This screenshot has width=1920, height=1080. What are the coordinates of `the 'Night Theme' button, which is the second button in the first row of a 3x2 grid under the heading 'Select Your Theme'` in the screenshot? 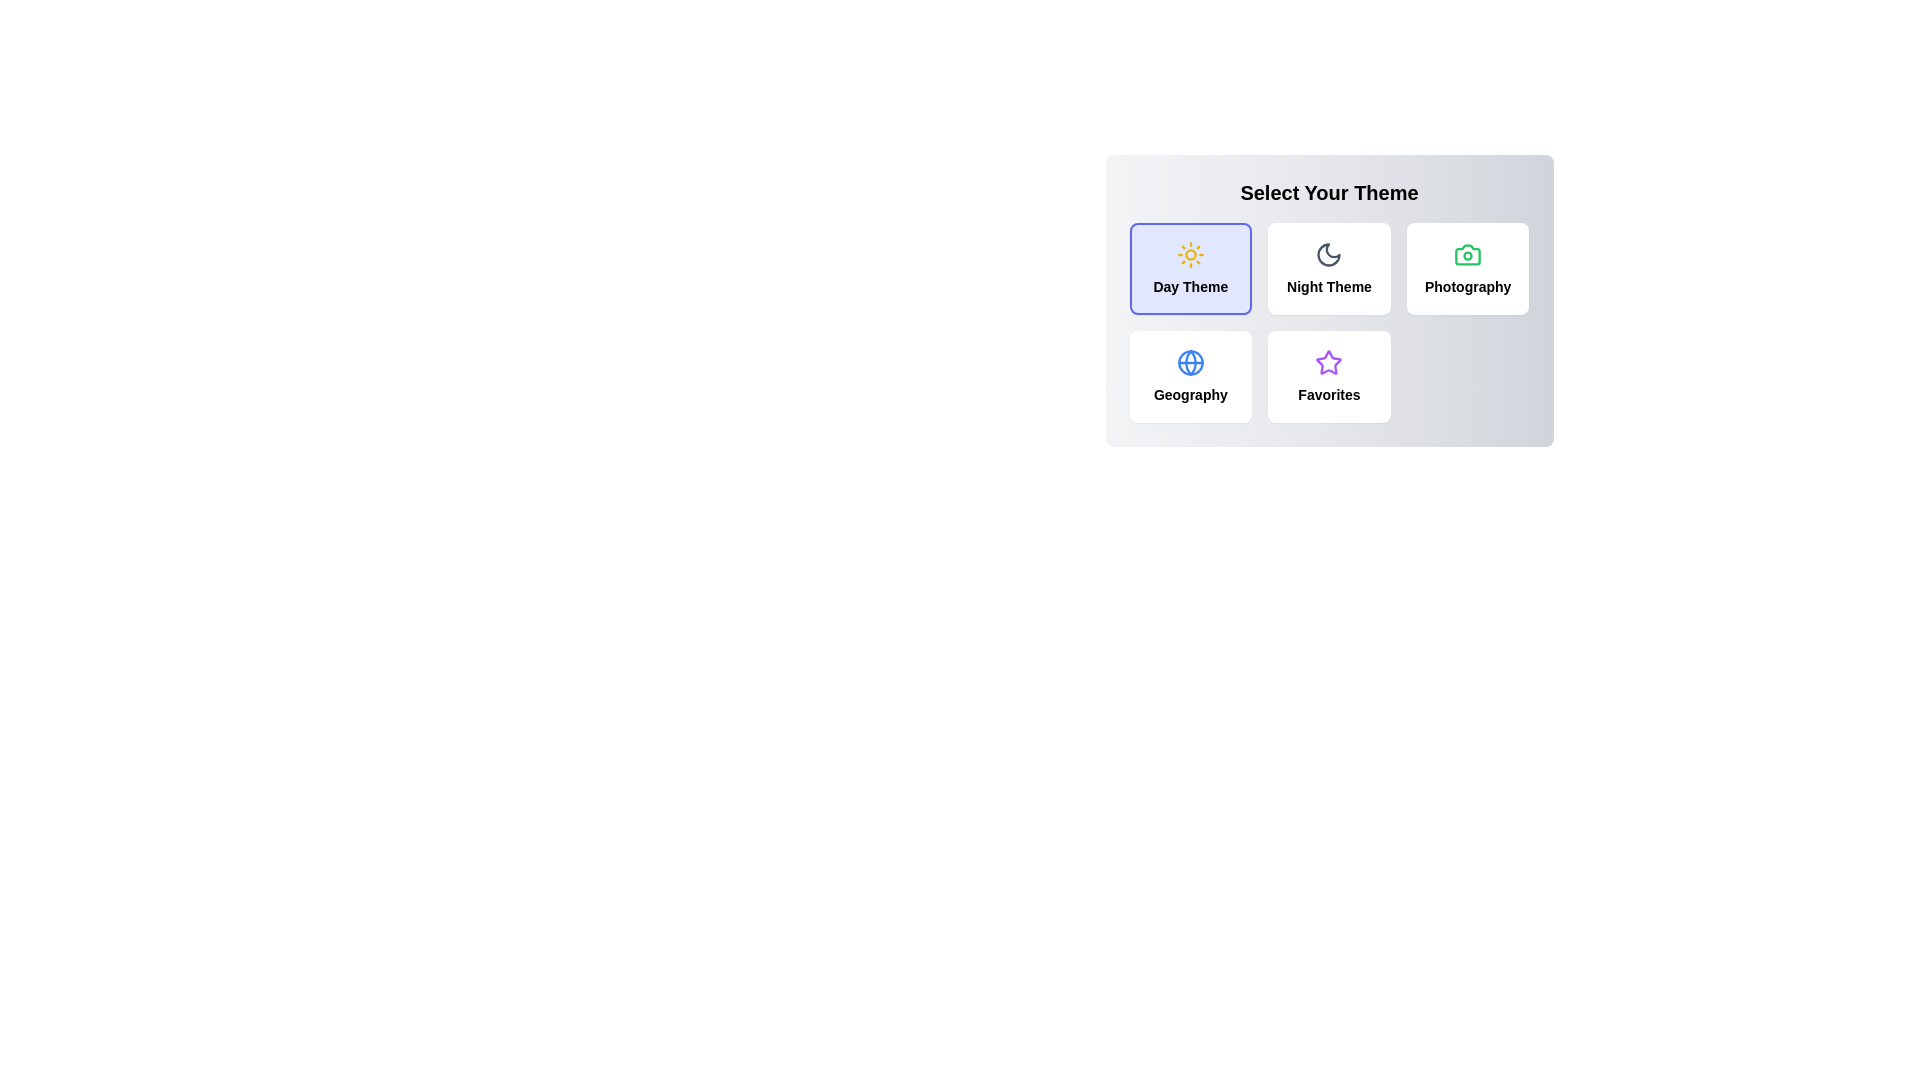 It's located at (1329, 300).